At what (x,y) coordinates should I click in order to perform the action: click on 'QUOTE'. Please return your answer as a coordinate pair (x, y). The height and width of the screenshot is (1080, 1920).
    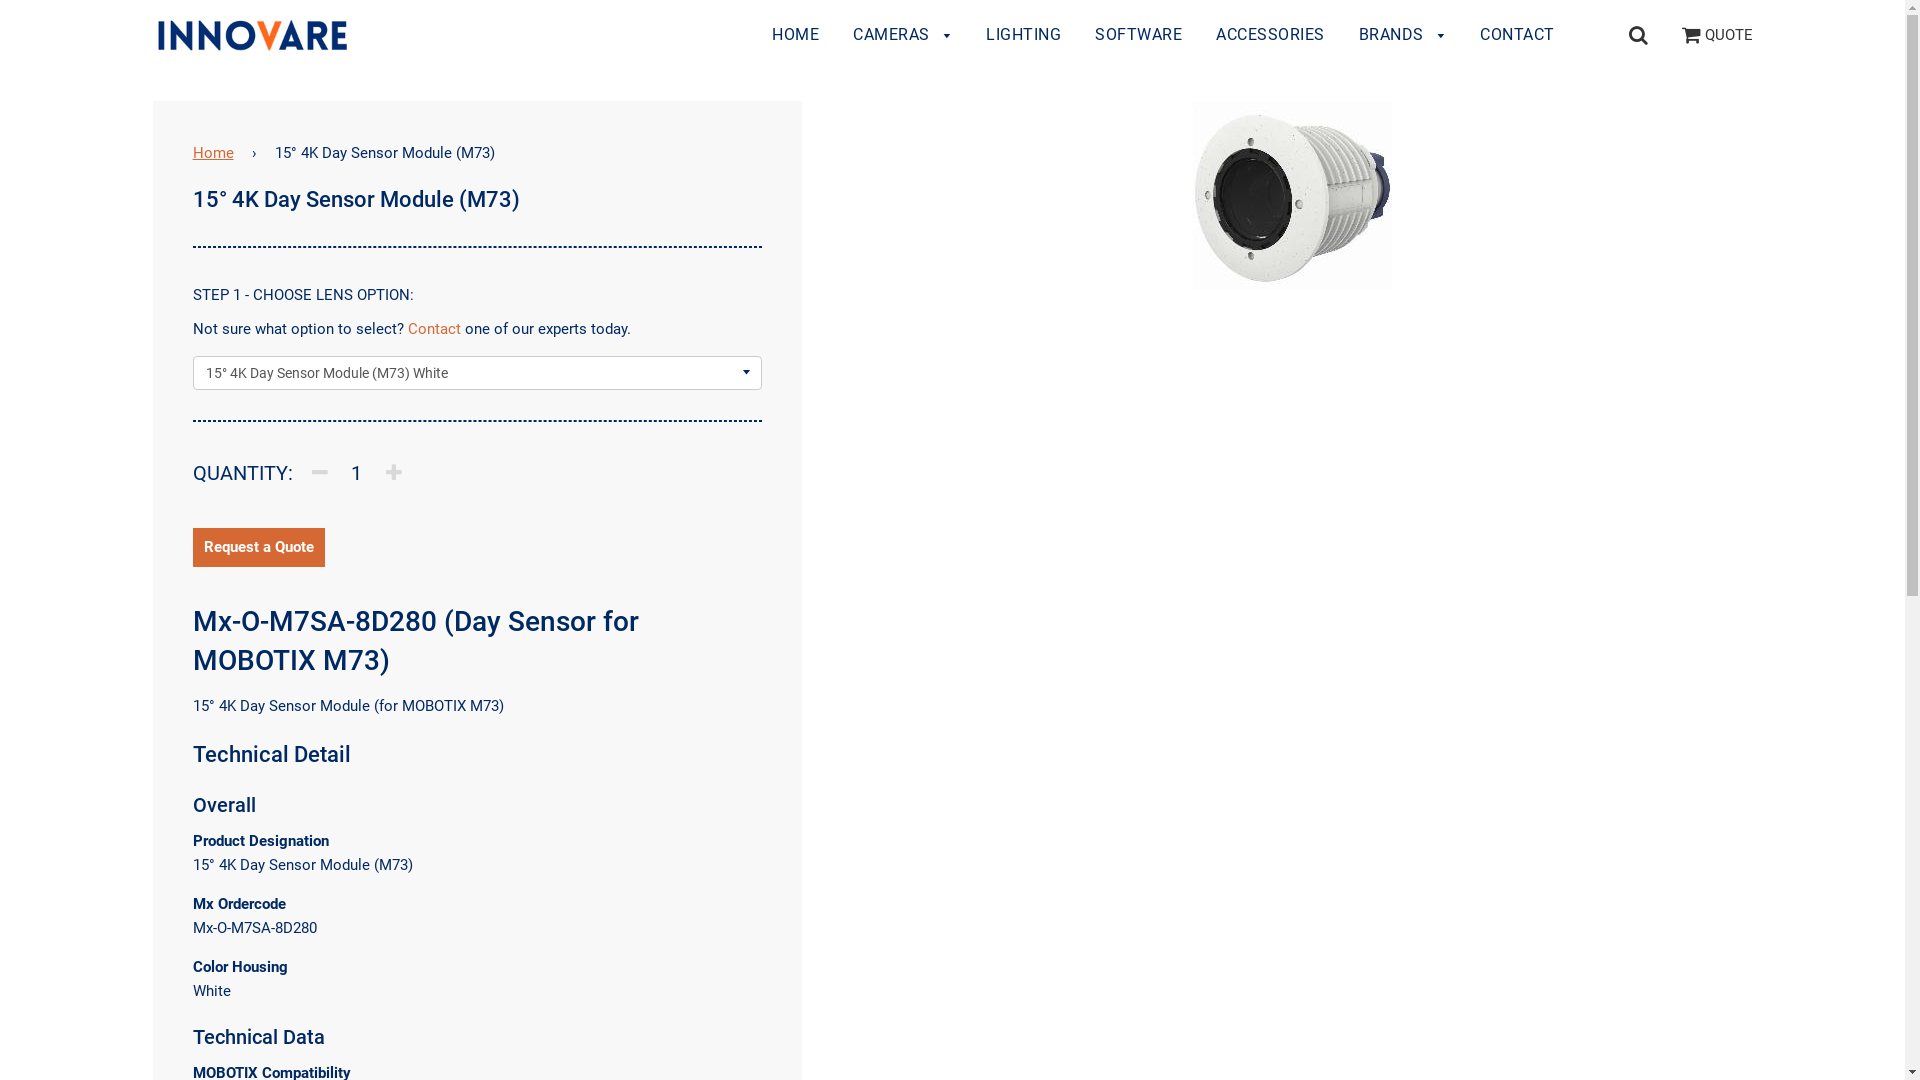
    Looking at the image, I should click on (1716, 34).